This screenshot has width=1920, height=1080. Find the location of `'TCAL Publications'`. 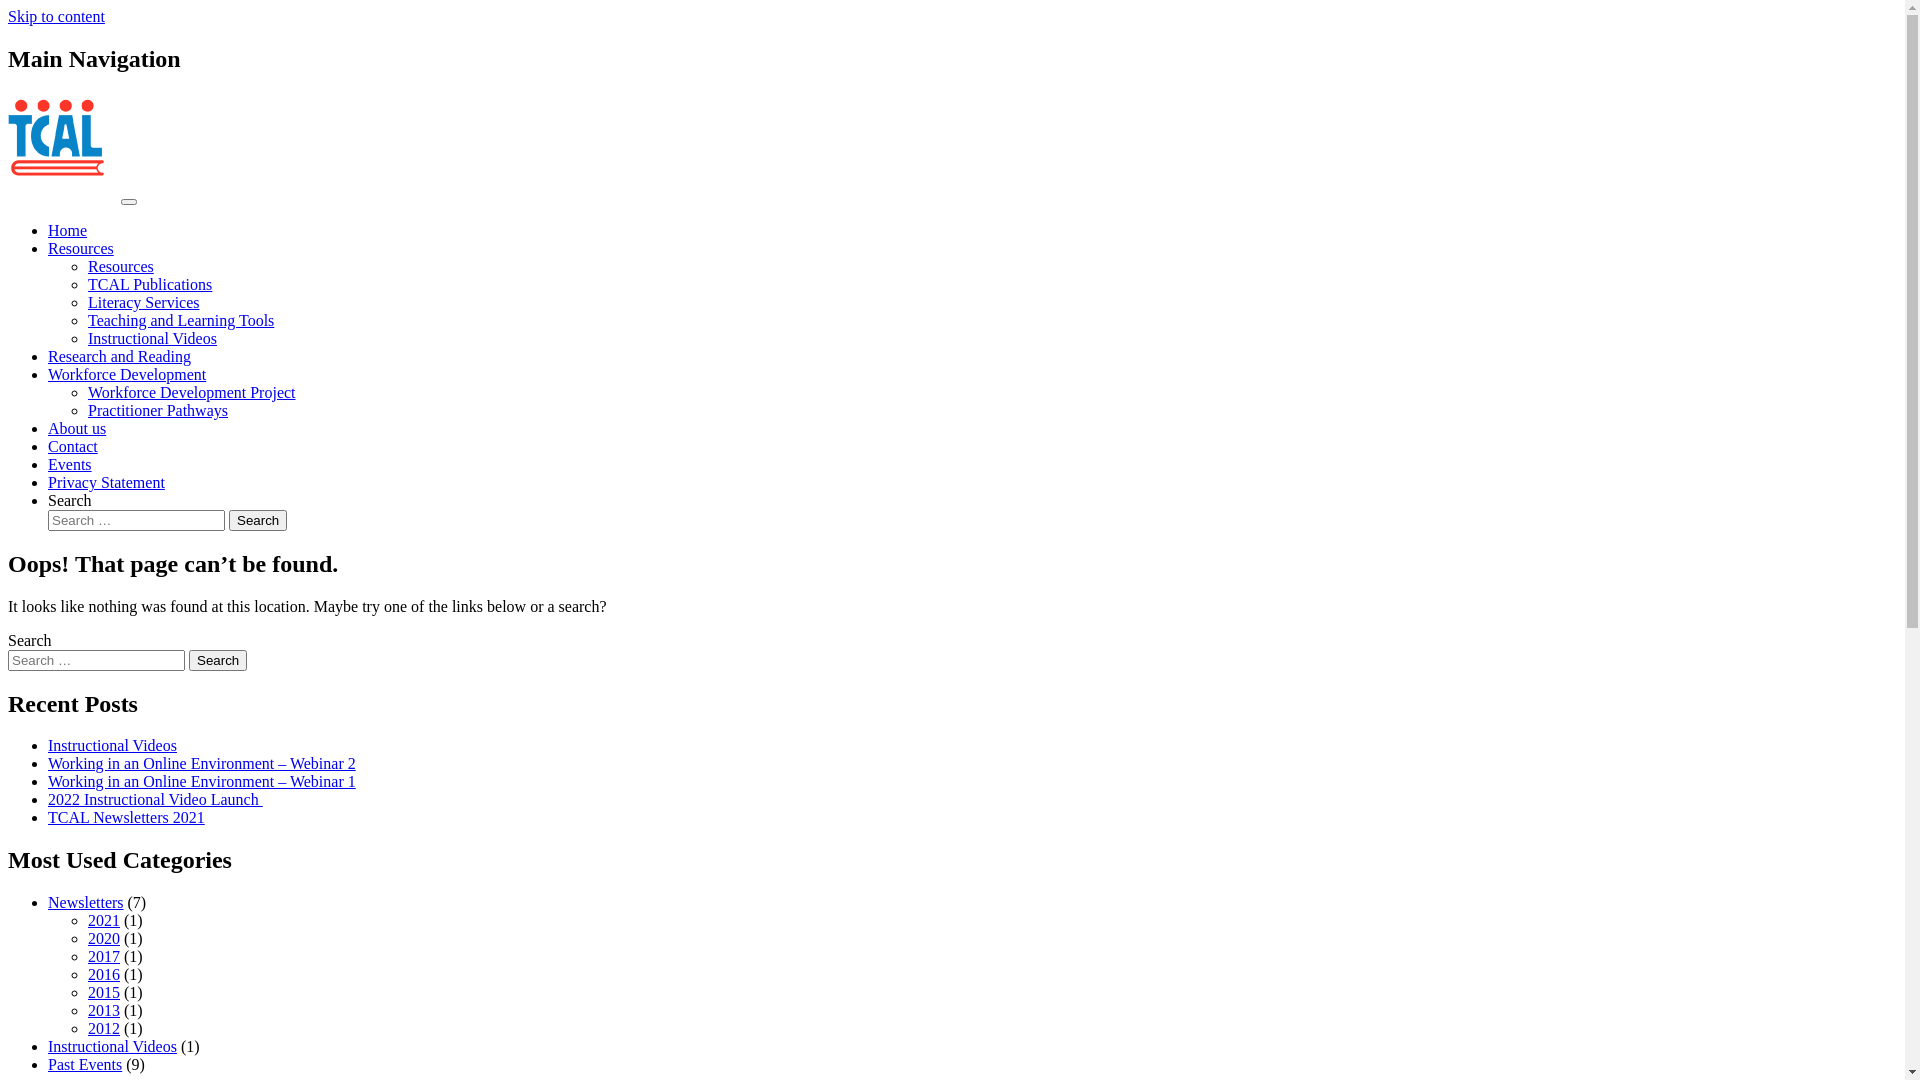

'TCAL Publications' is located at coordinates (148, 284).